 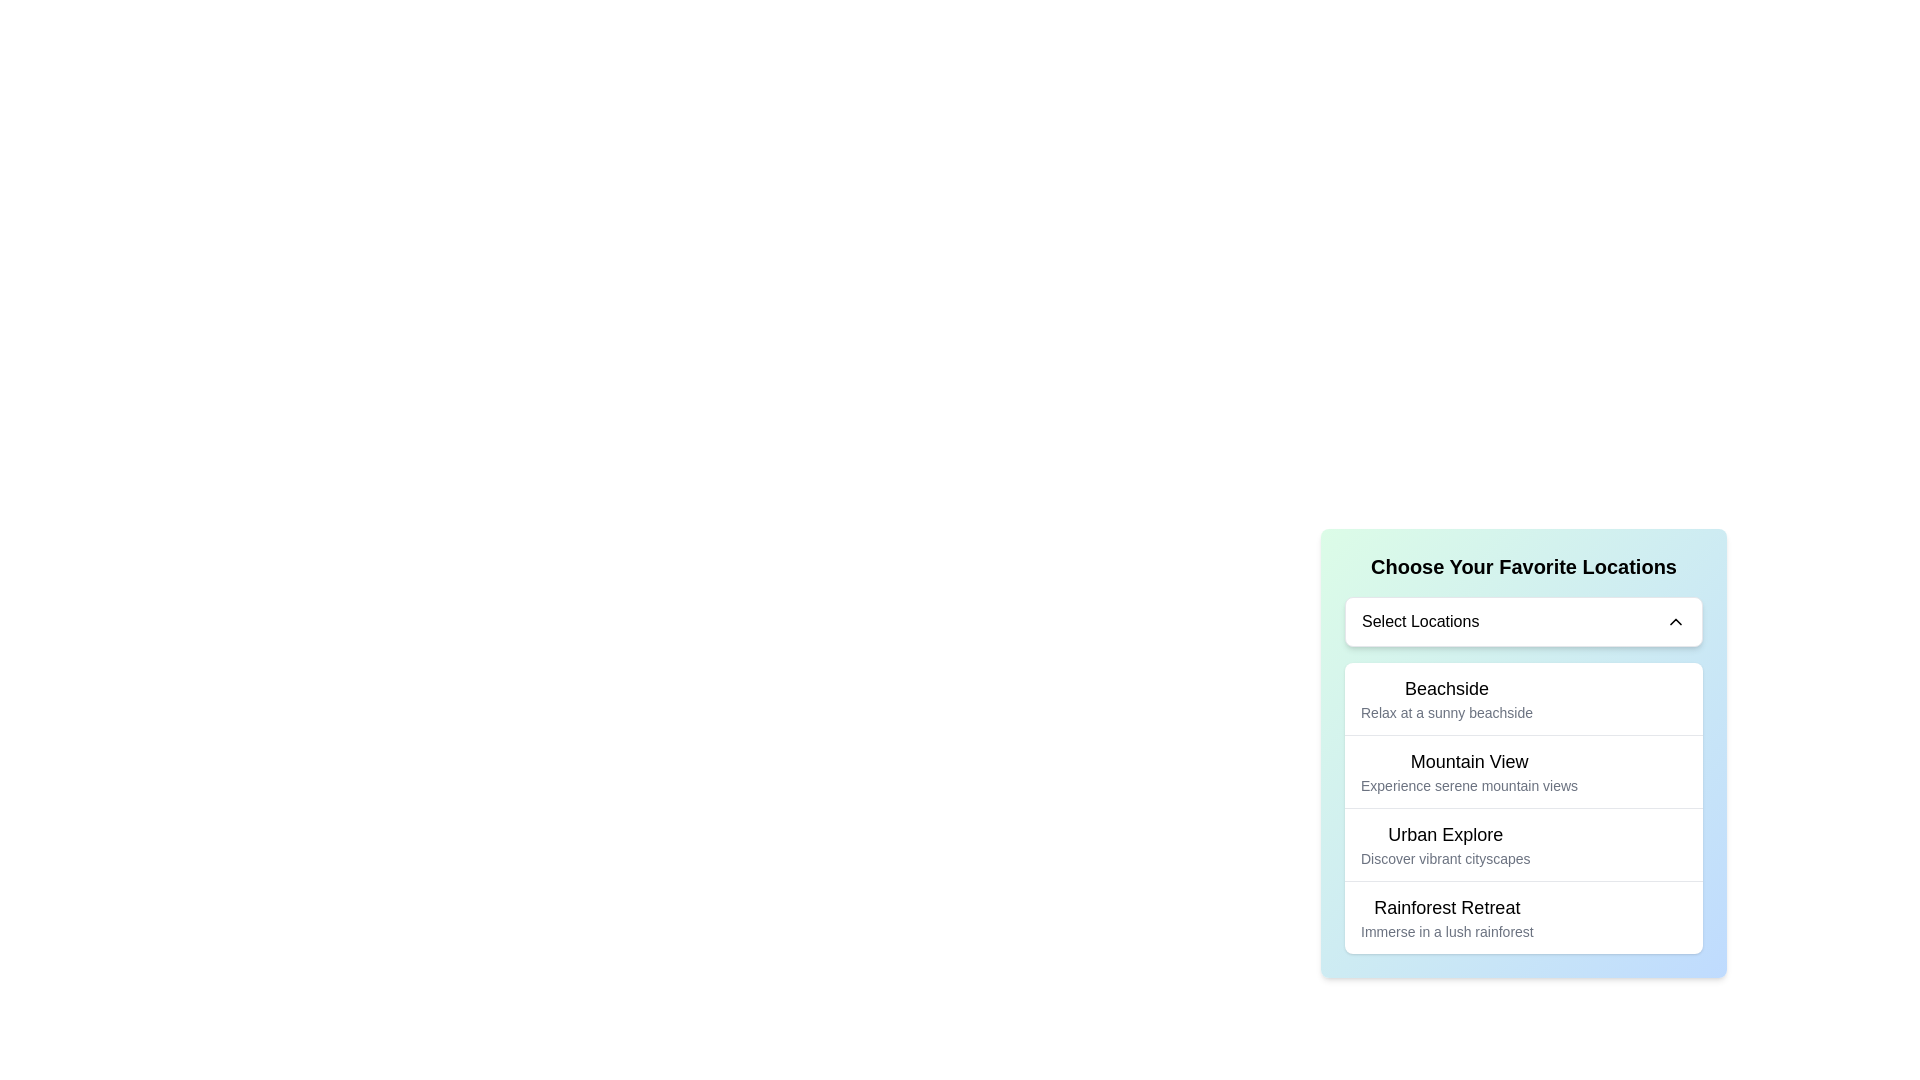 What do you see at coordinates (1469, 770) in the screenshot?
I see `the text label that reads 'Mountain View' which is the second element under 'Choose Your Favorite Locations'` at bounding box center [1469, 770].